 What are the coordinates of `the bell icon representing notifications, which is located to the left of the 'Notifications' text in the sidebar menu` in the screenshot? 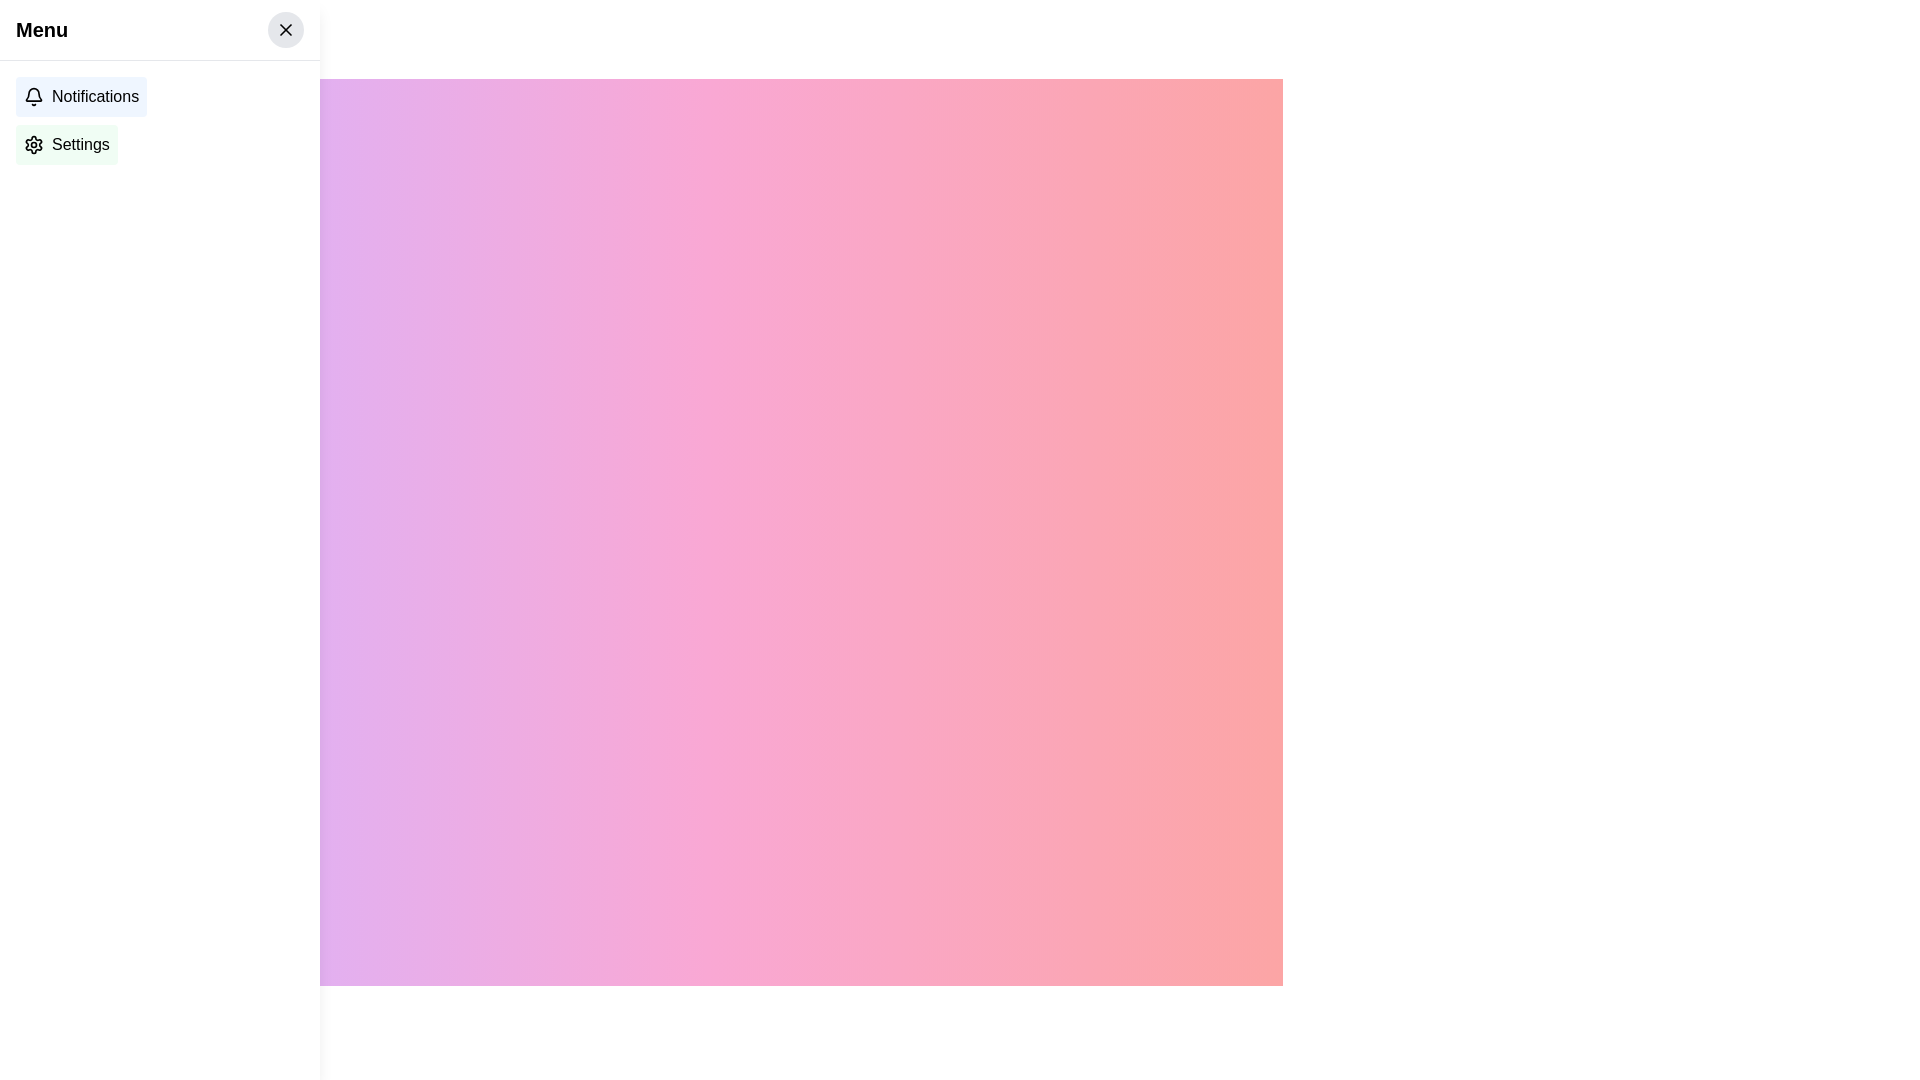 It's located at (33, 96).